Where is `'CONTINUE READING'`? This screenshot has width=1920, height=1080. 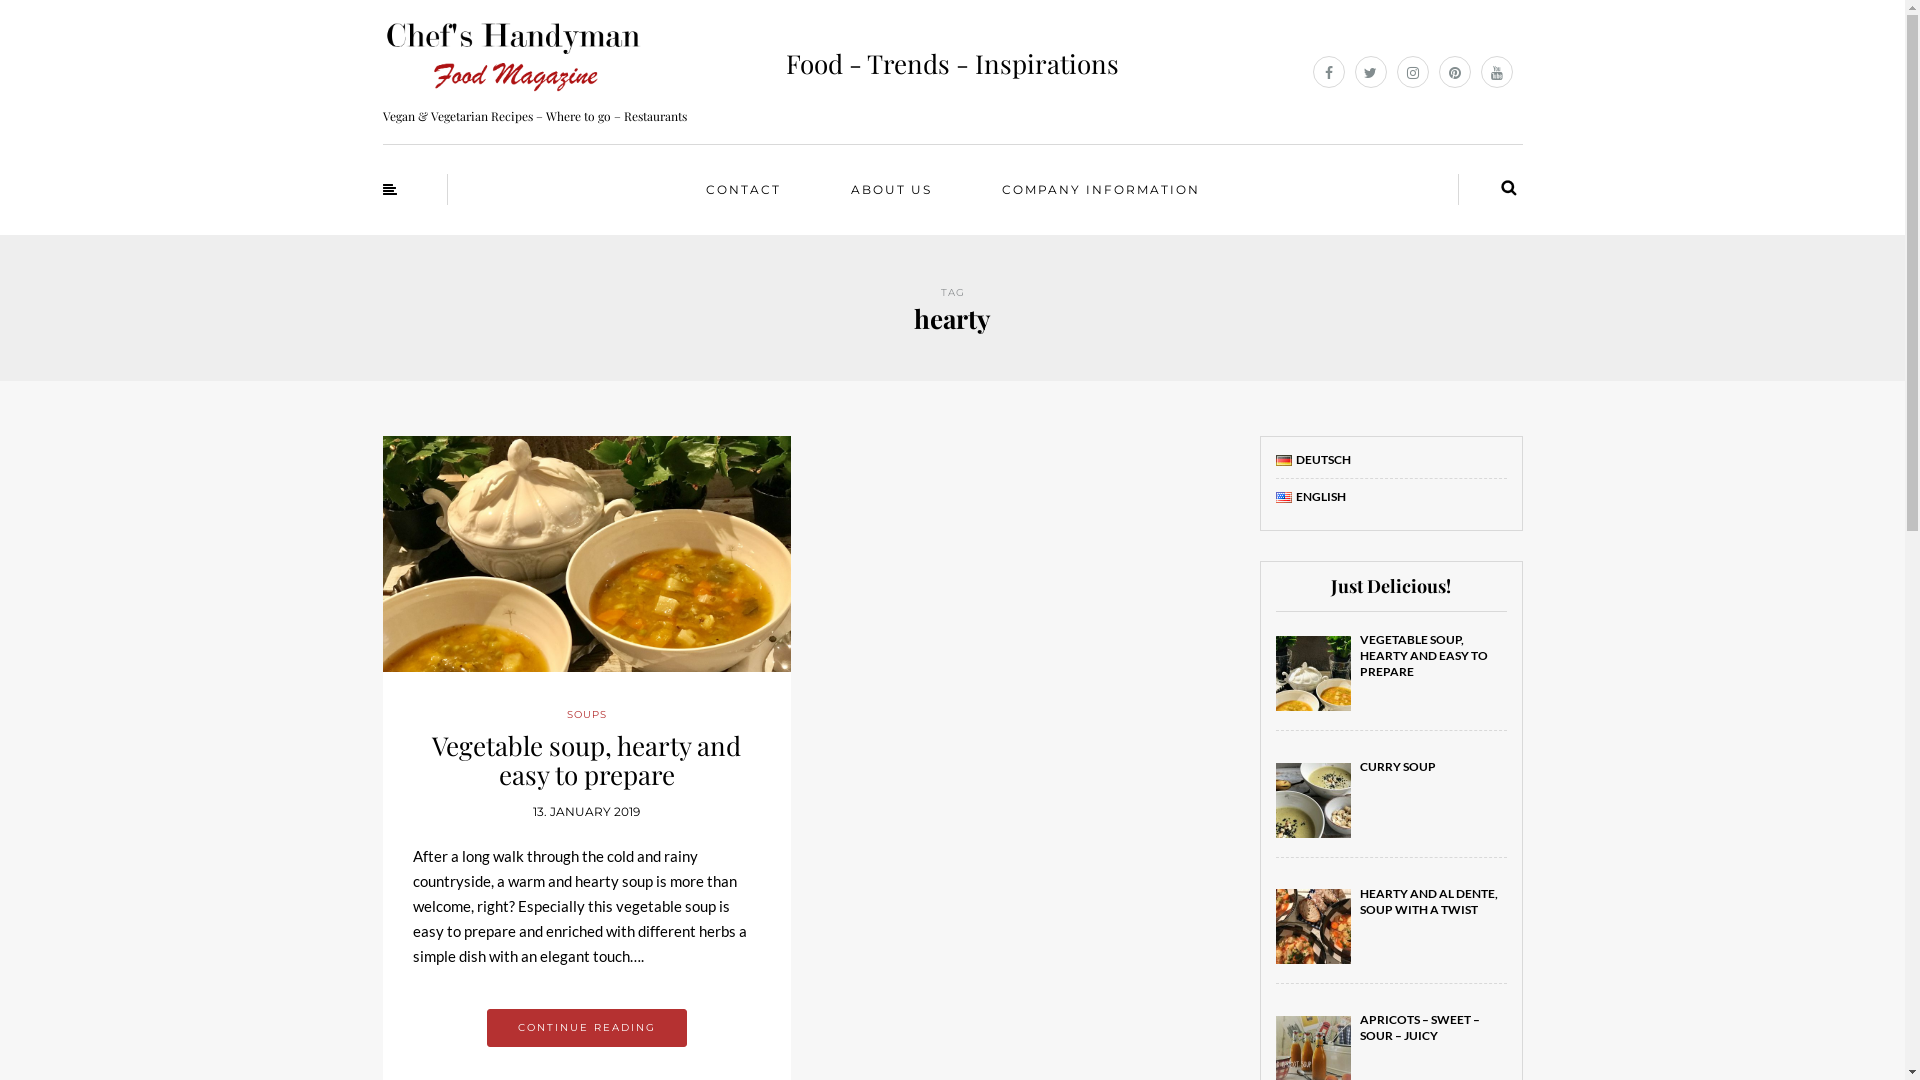
'CONTINUE READING' is located at coordinates (585, 1028).